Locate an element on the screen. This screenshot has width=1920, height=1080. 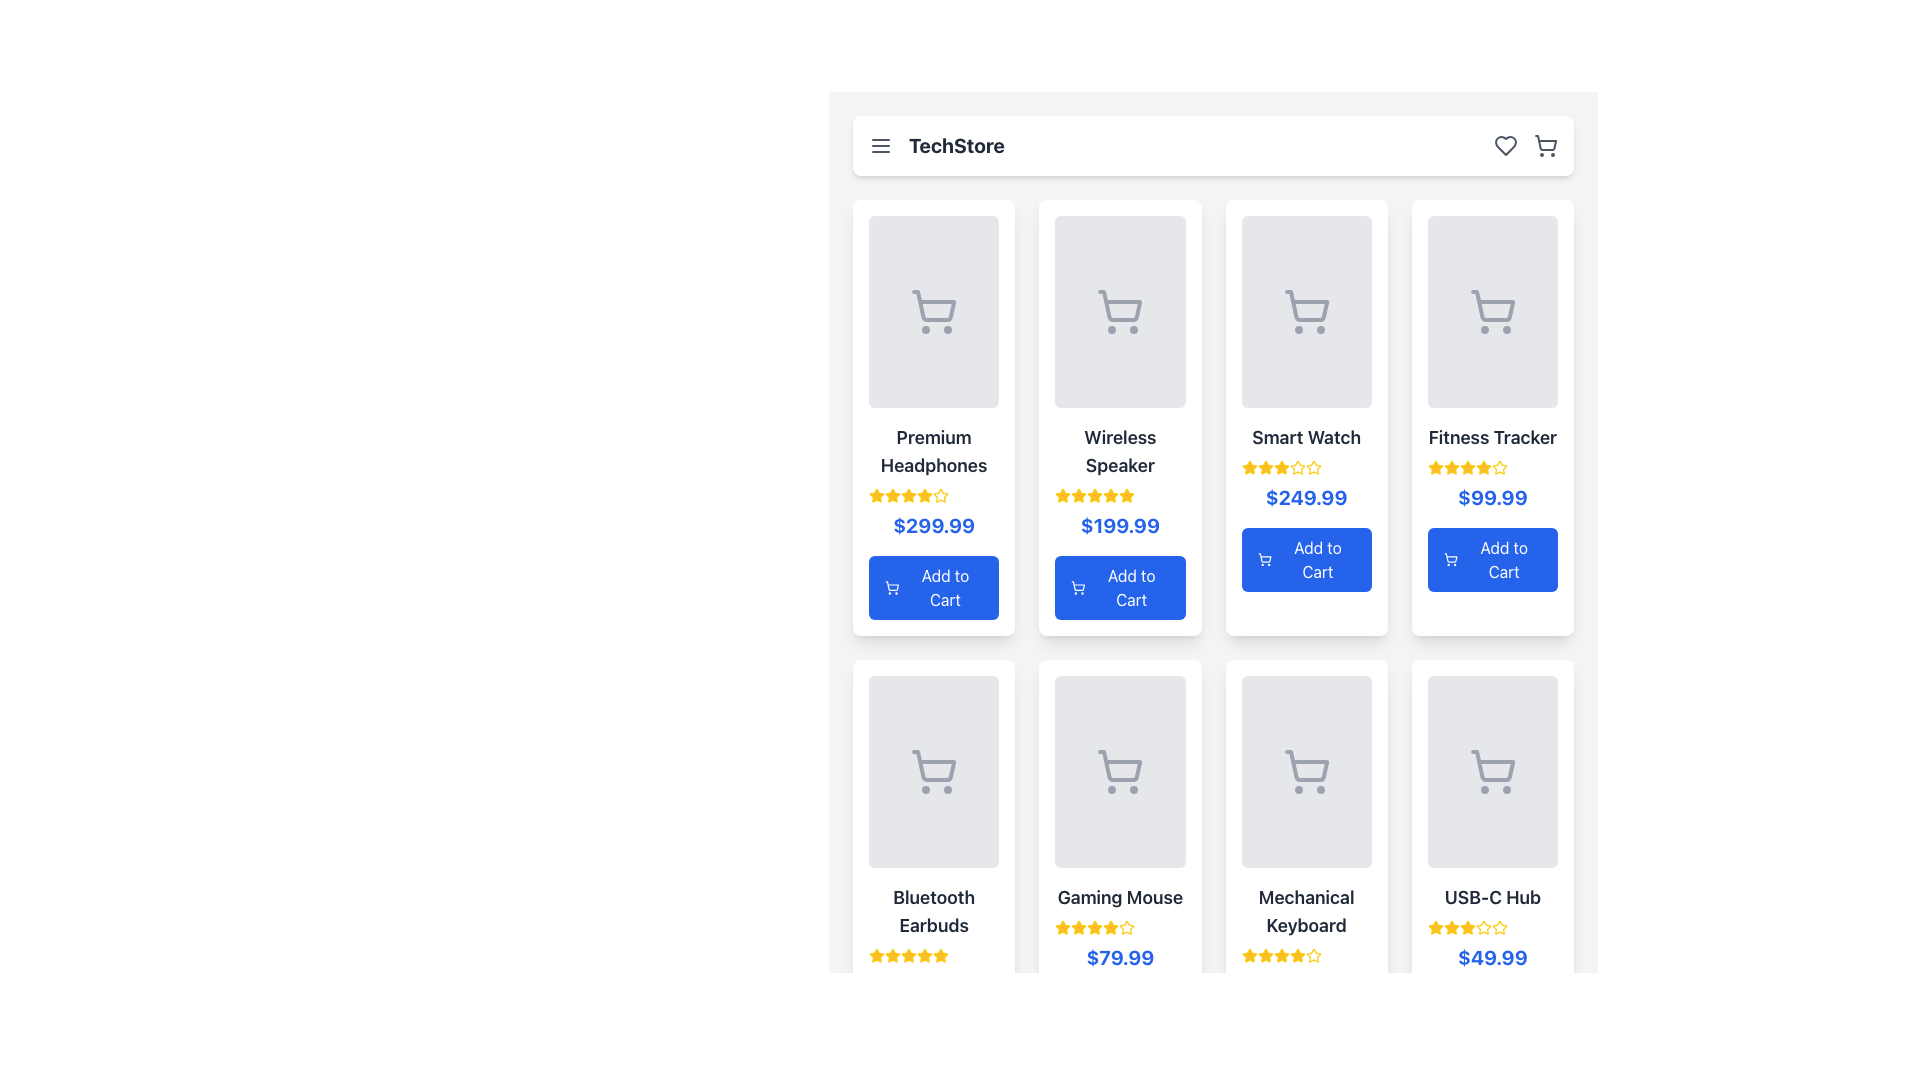
the fourth star in the rating system located in the first row and first column of the product card grid layout is located at coordinates (907, 495).